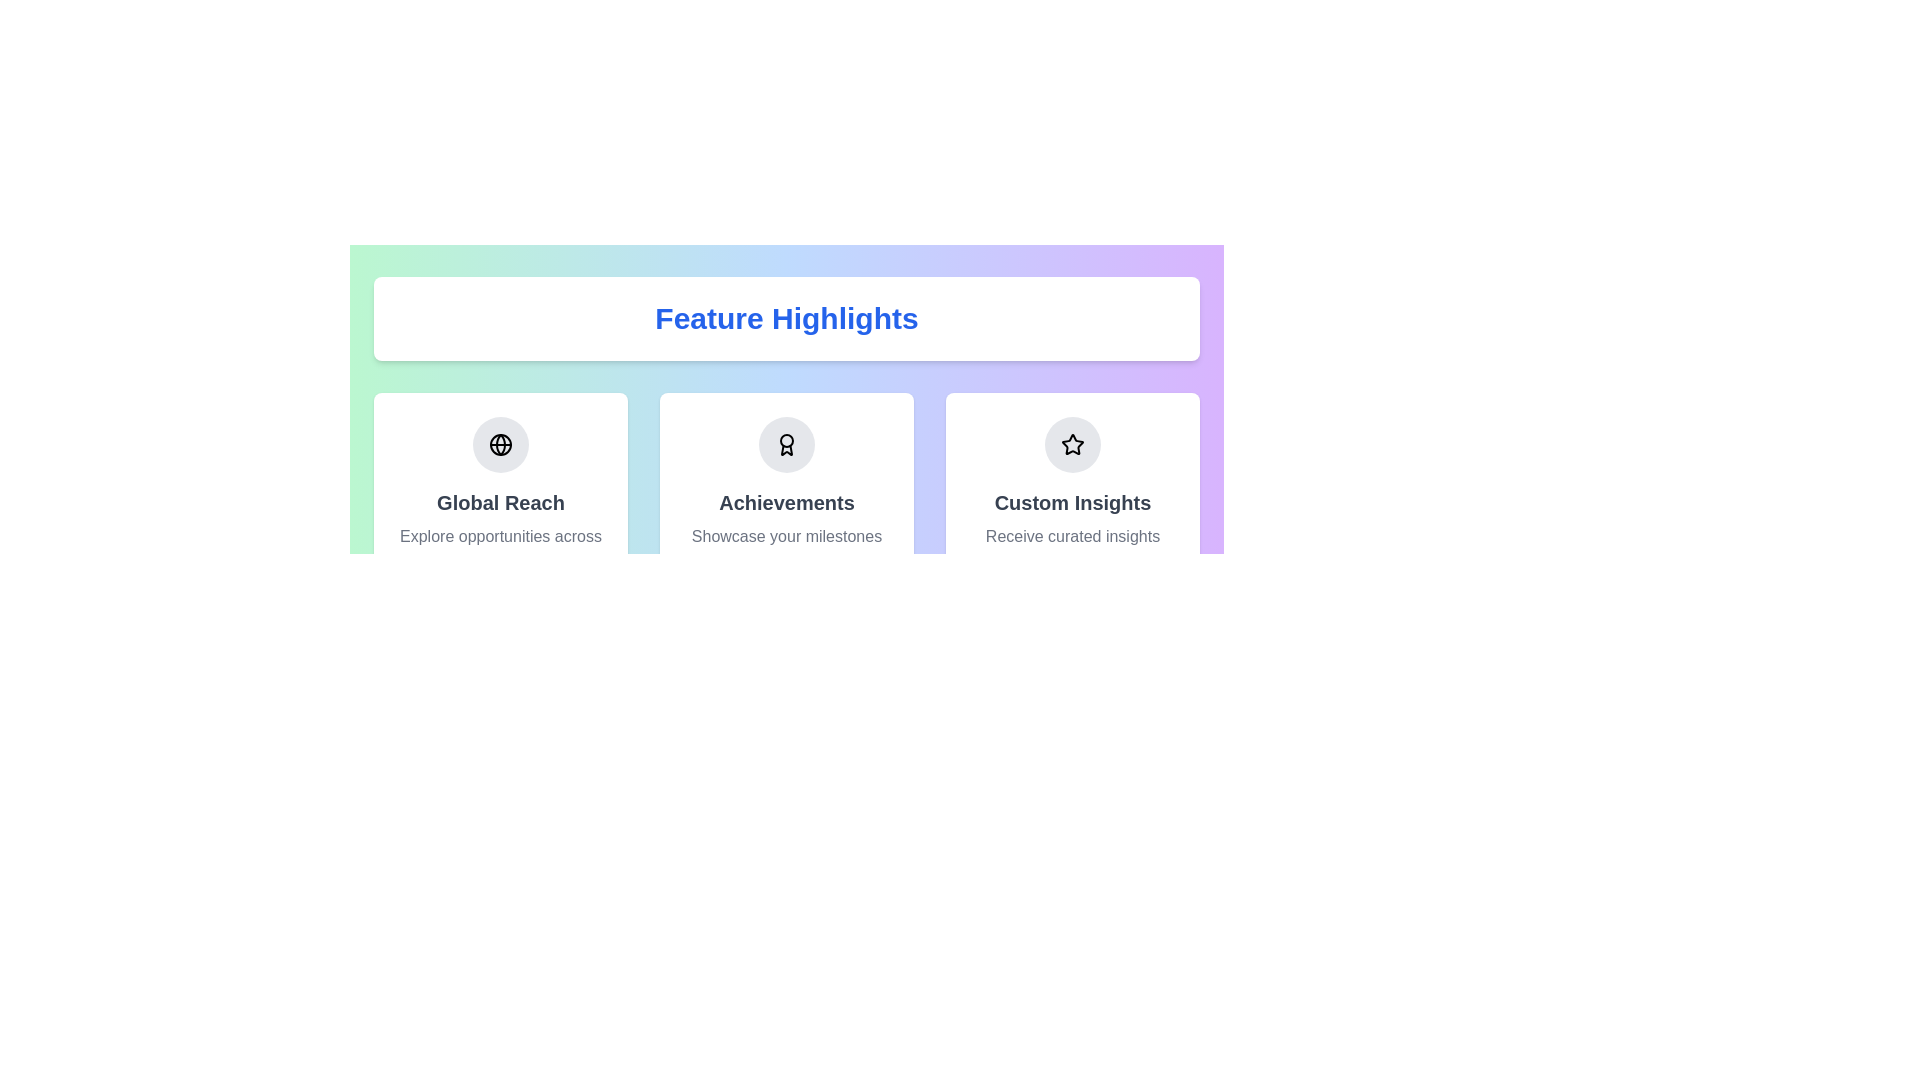 The image size is (1920, 1080). What do you see at coordinates (786, 505) in the screenshot?
I see `the feature highlight card positioned in the middle of a three-column layout, located between 'Global Reach' and 'Custom Insights'` at bounding box center [786, 505].